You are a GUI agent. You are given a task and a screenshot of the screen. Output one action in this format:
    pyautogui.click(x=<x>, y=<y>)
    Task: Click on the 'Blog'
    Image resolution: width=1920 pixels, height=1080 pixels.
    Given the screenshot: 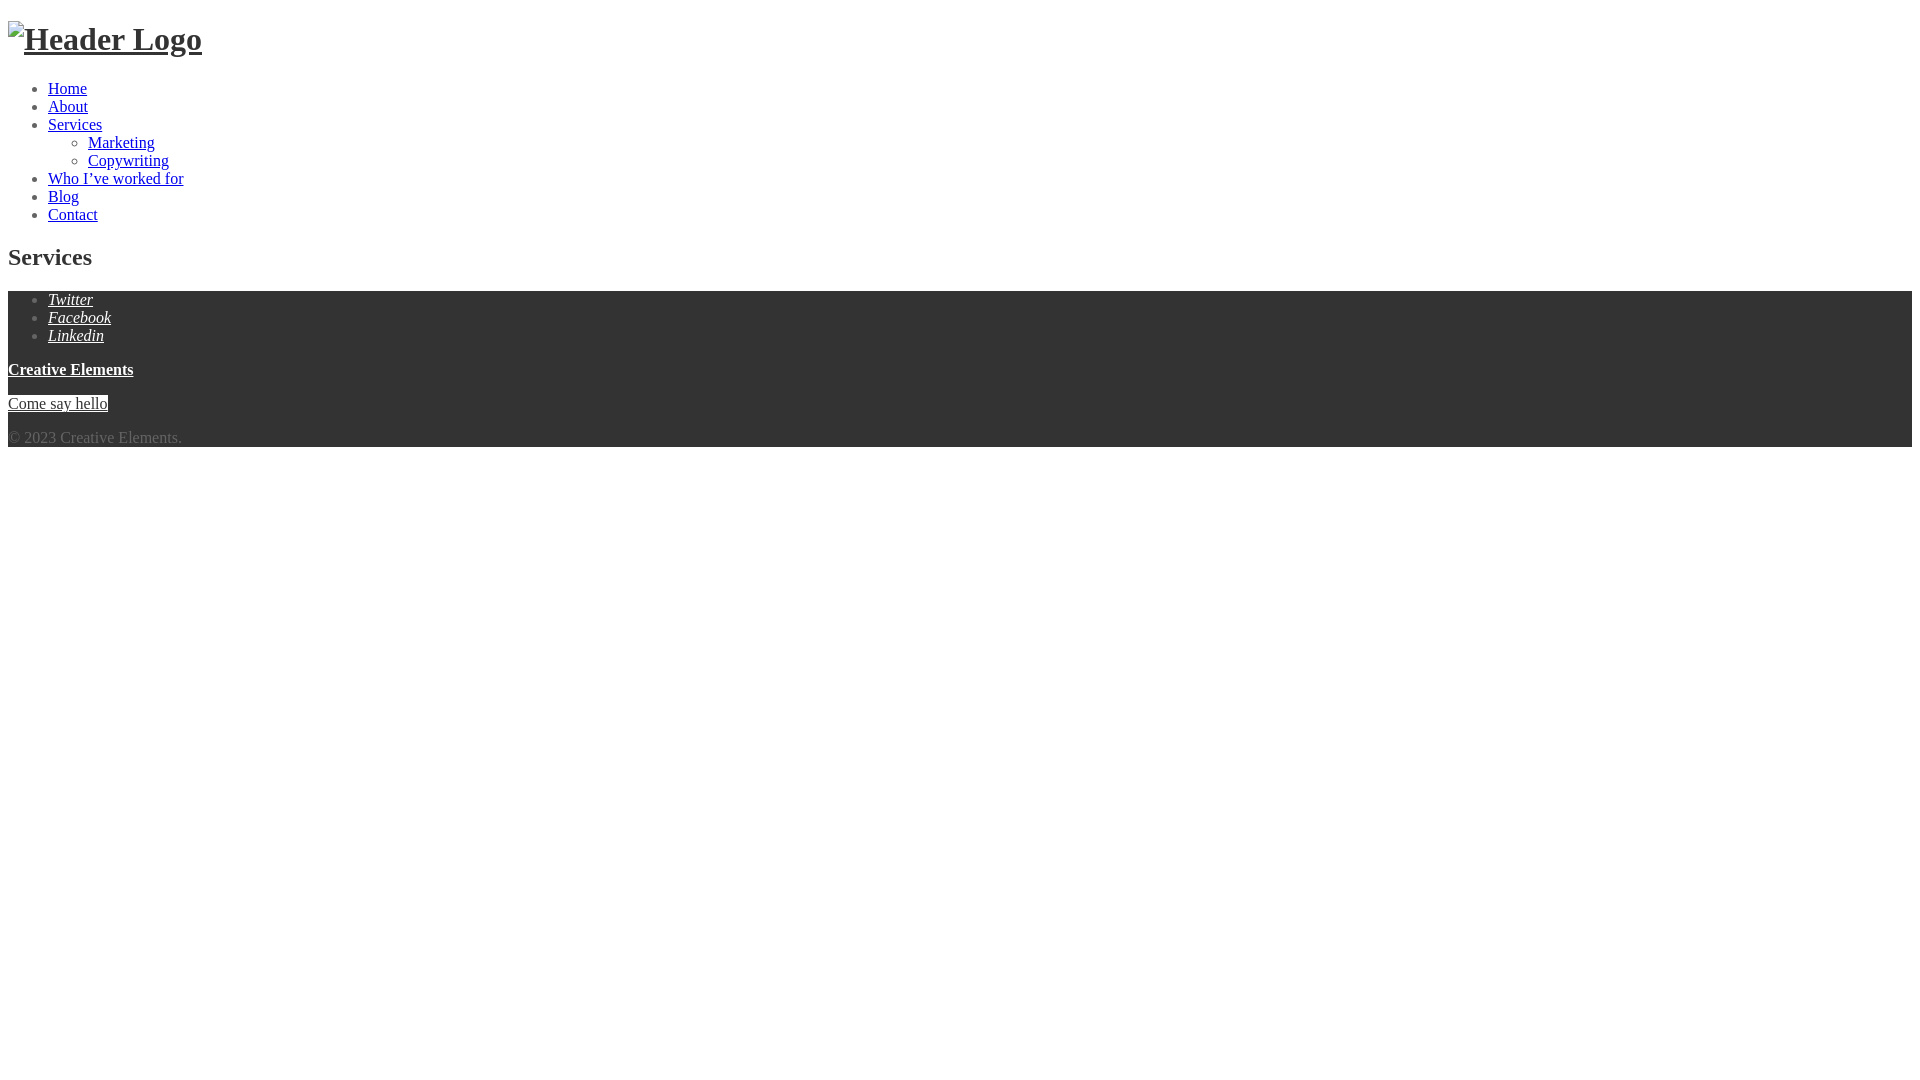 What is the action you would take?
    pyautogui.click(x=48, y=196)
    